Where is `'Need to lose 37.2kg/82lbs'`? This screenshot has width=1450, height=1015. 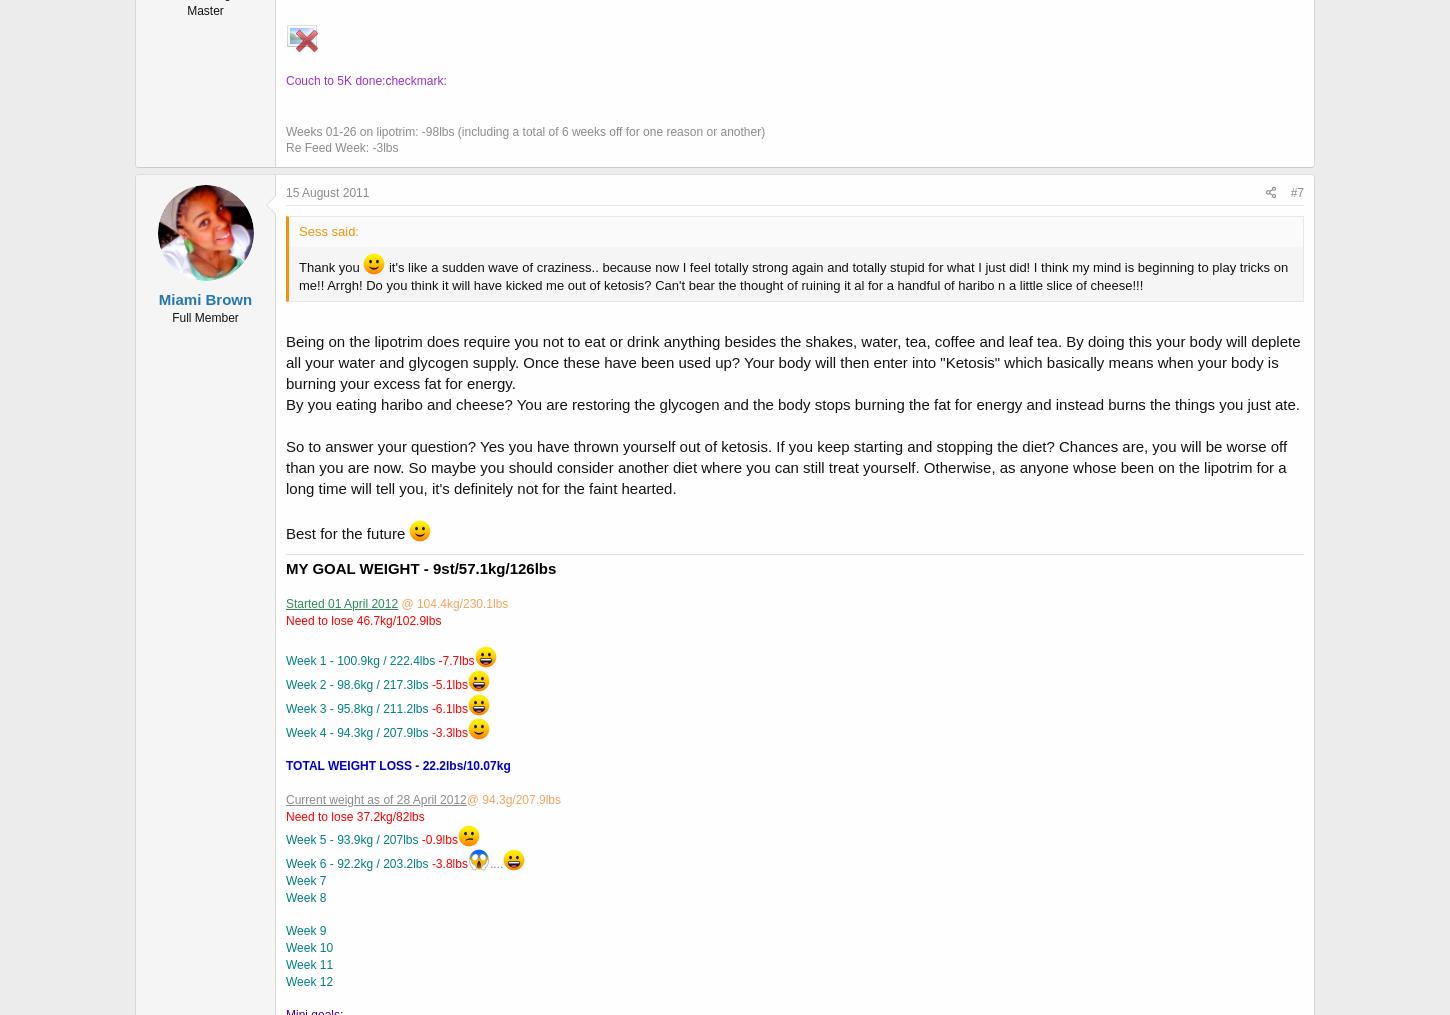
'Need to lose 37.2kg/82lbs' is located at coordinates (285, 815).